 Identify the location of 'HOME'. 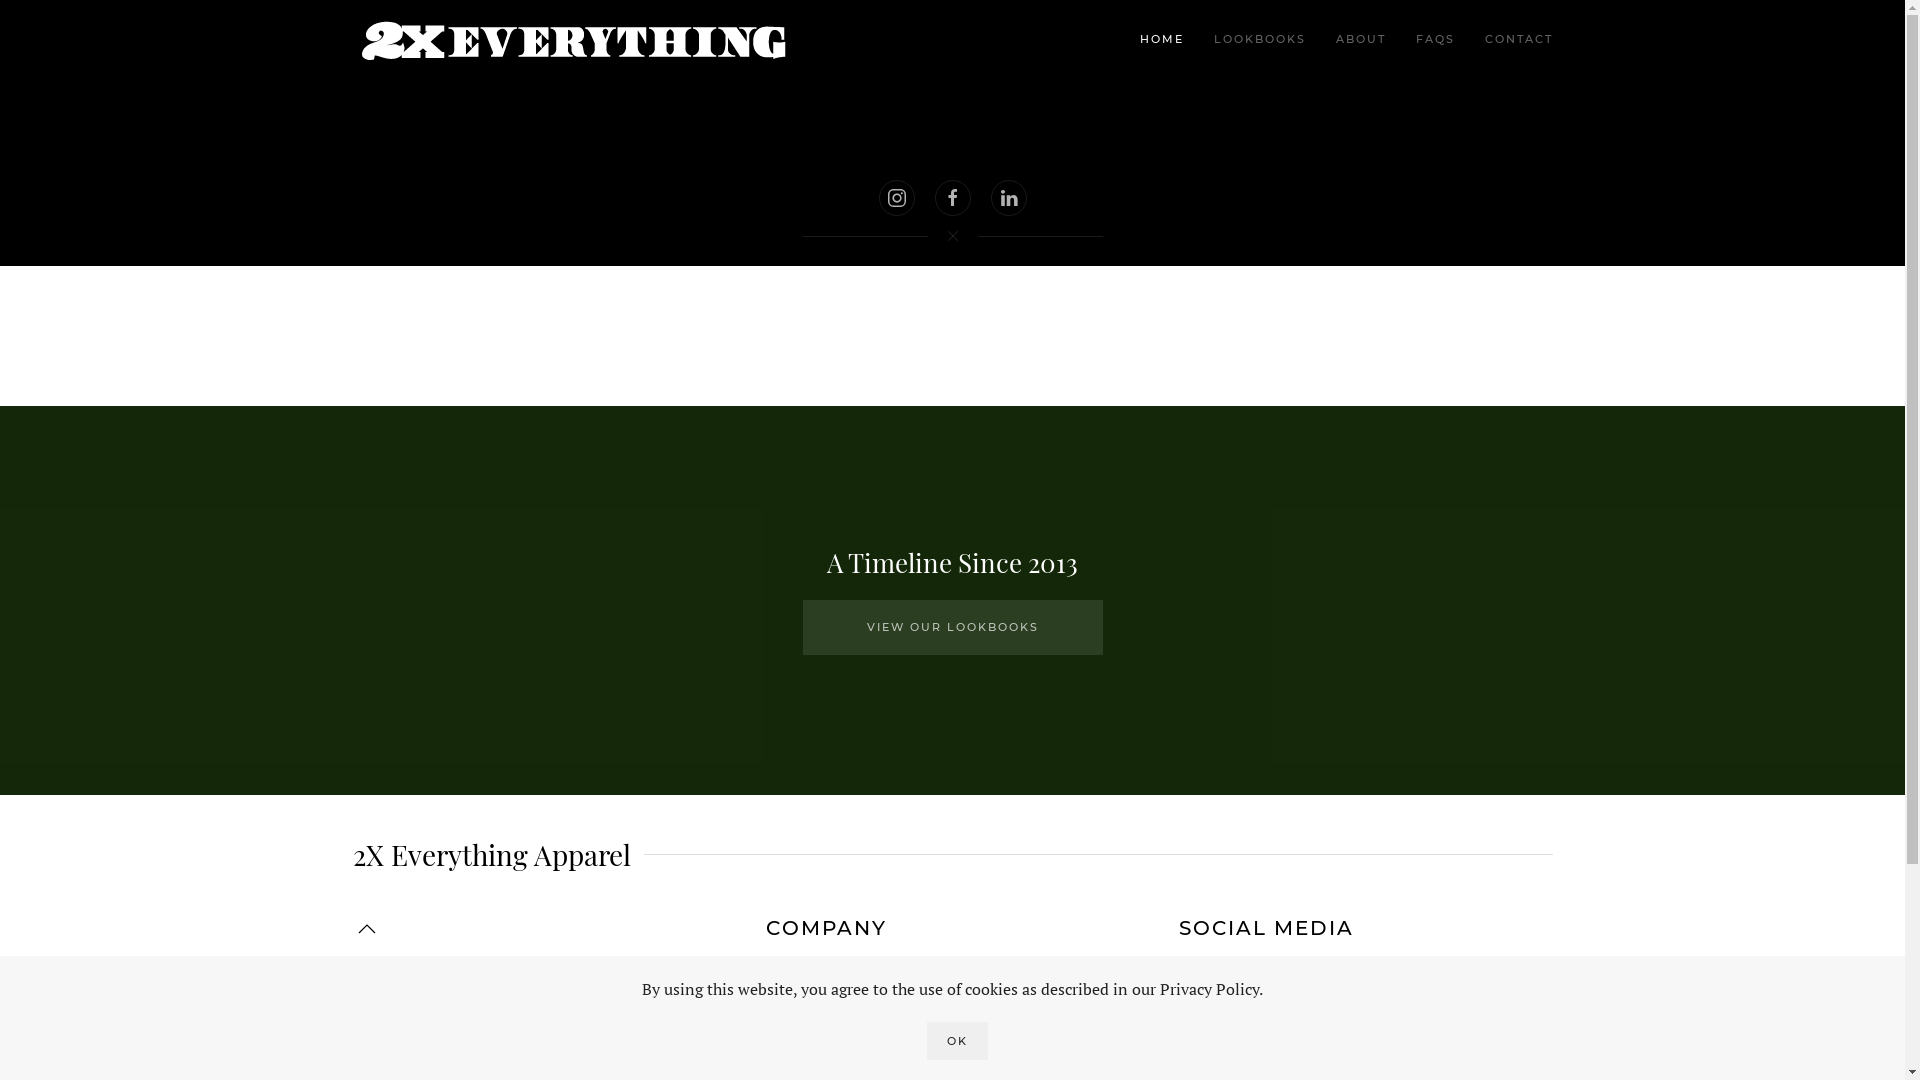
(1161, 39).